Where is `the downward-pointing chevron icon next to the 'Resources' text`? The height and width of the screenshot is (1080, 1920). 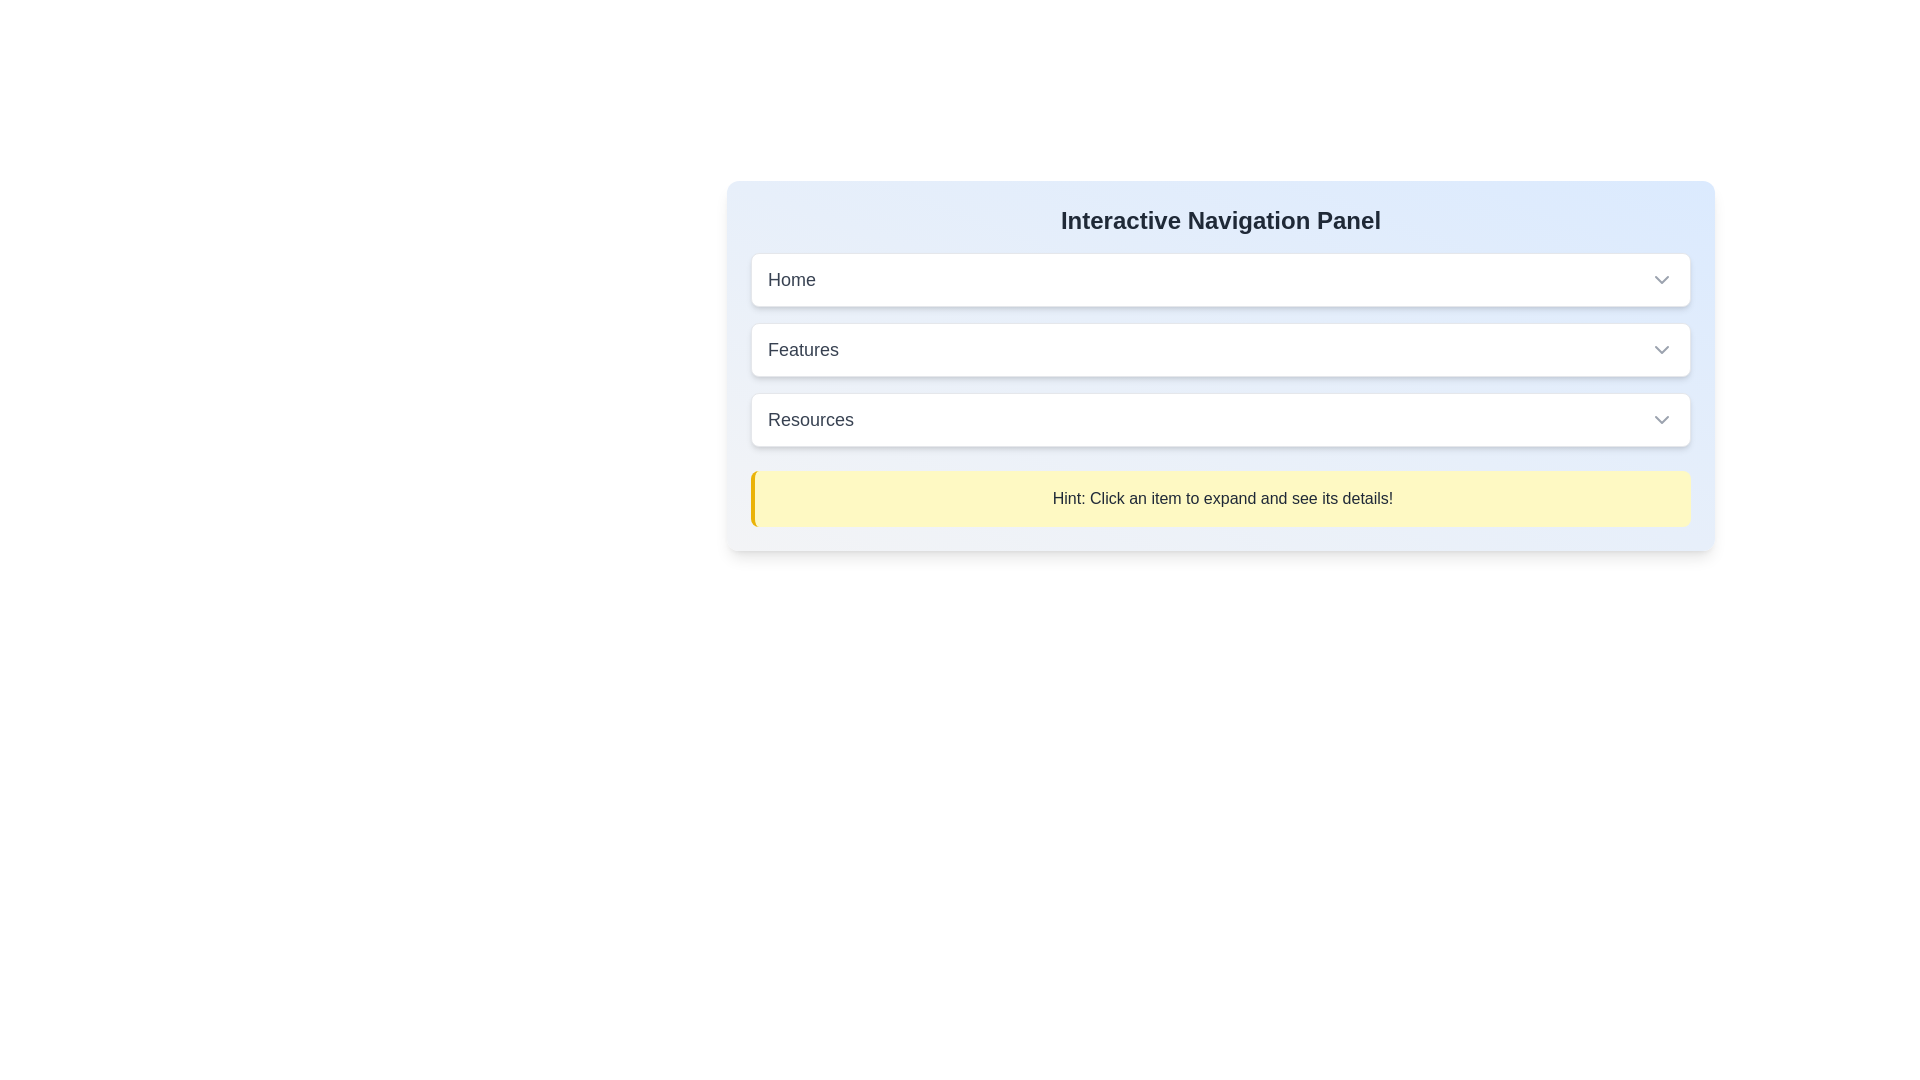 the downward-pointing chevron icon next to the 'Resources' text is located at coordinates (1661, 419).